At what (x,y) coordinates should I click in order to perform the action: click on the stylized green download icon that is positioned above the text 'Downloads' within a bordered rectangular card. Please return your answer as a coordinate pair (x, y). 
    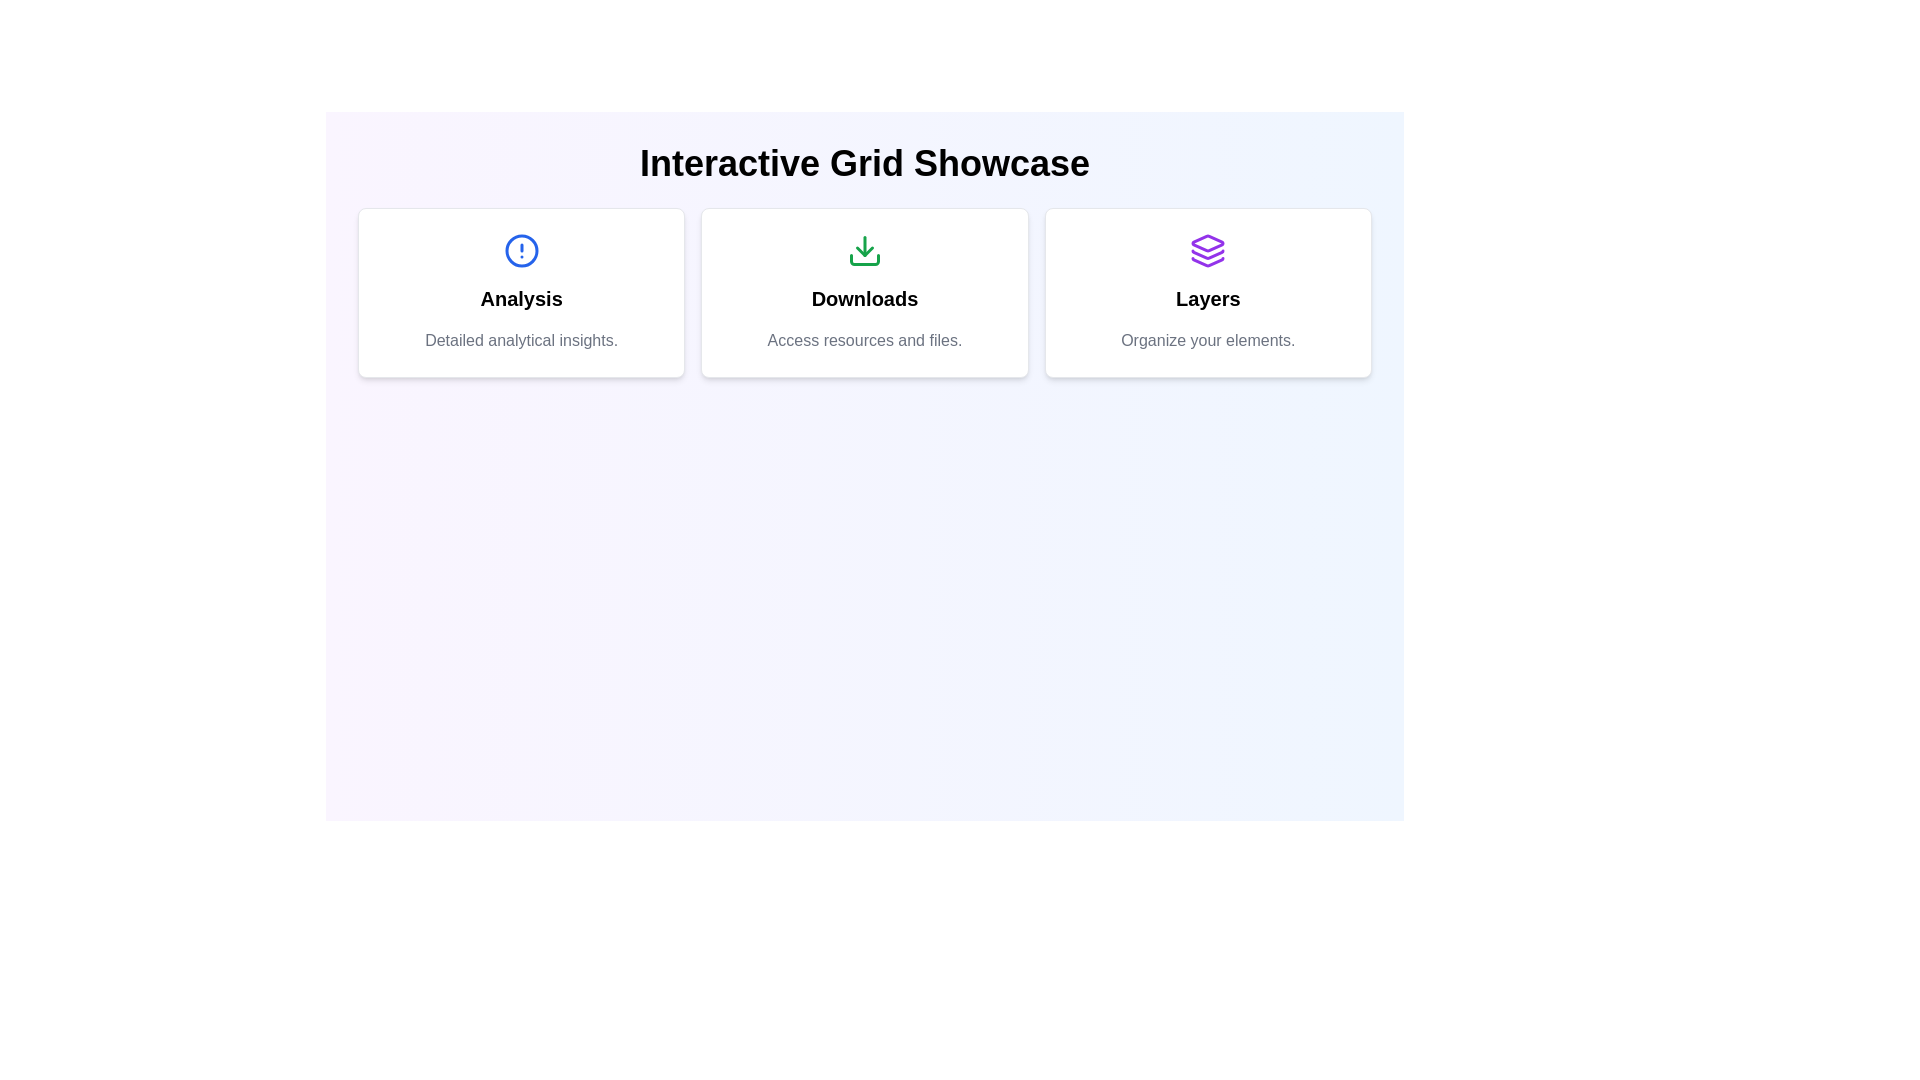
    Looking at the image, I should click on (864, 249).